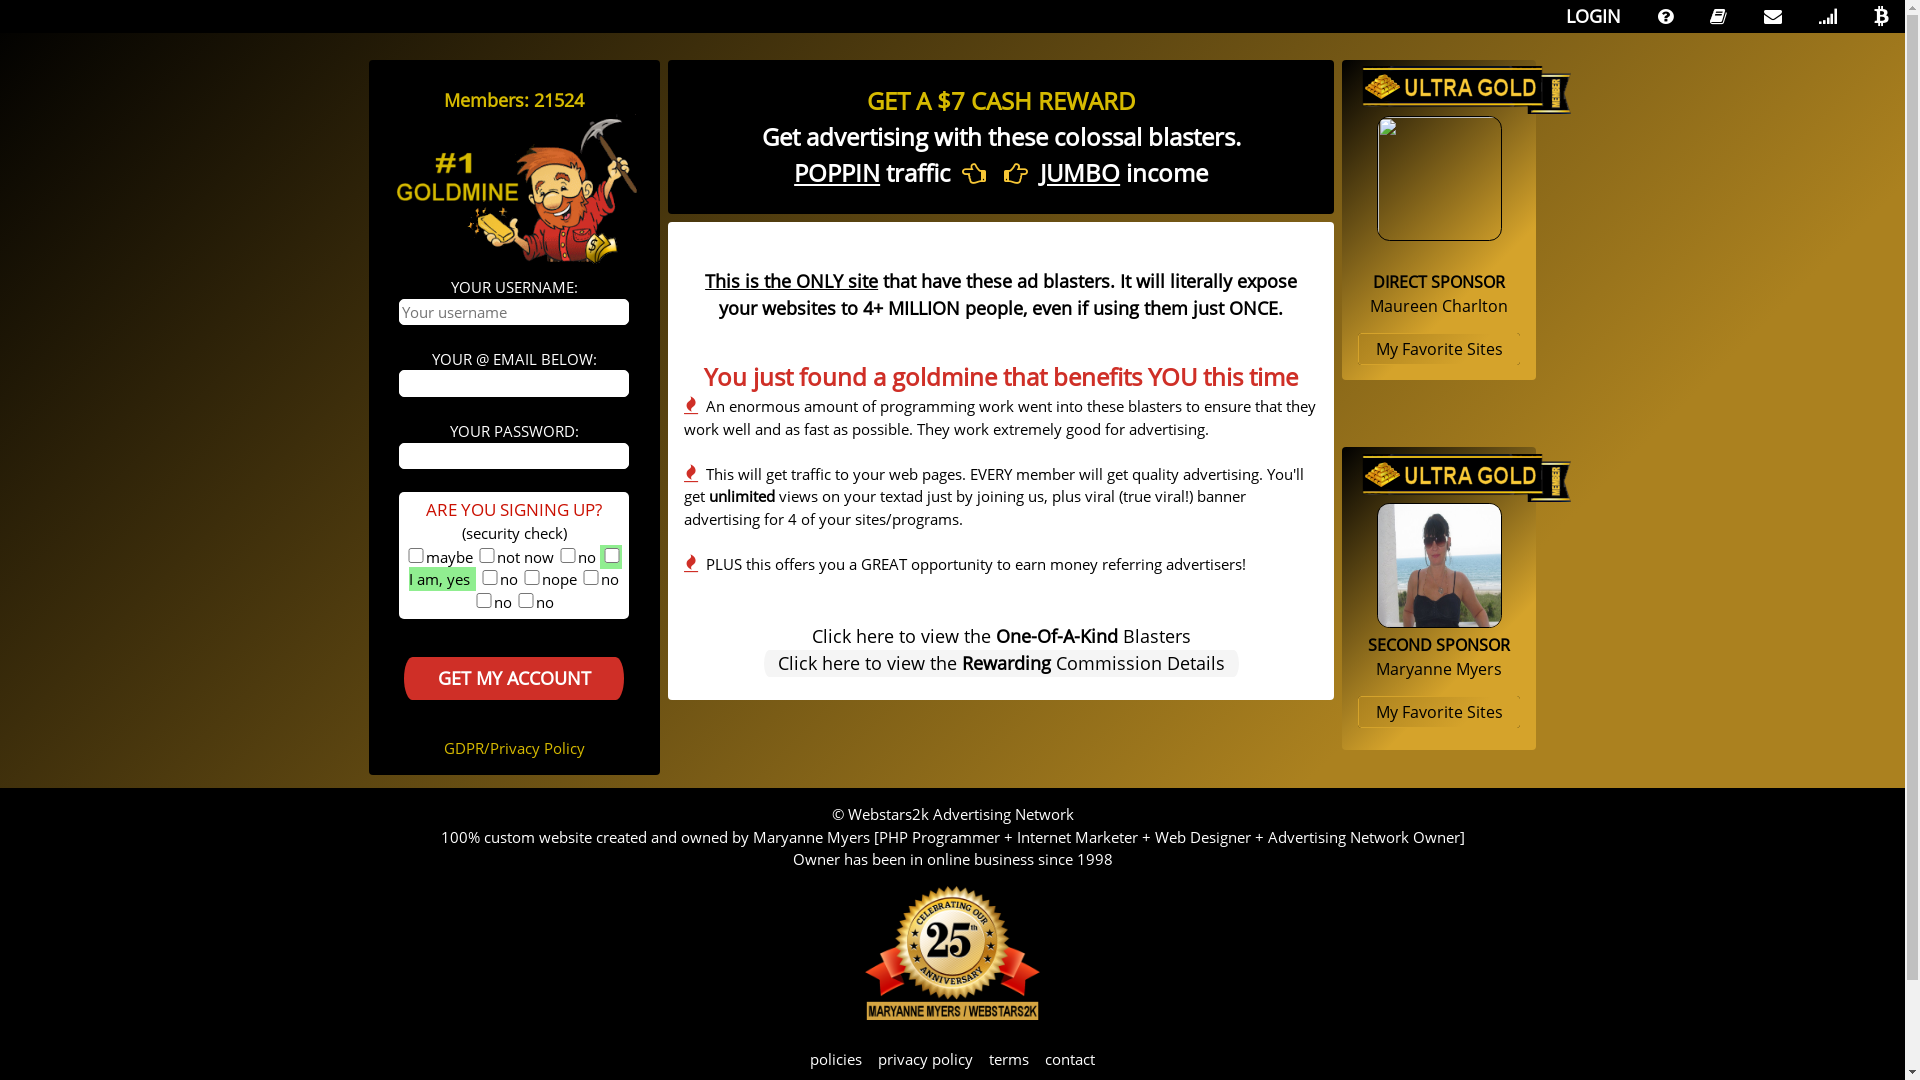 The height and width of the screenshot is (1080, 1920). I want to click on 'GET MY ACCOUNT', so click(402, 677).